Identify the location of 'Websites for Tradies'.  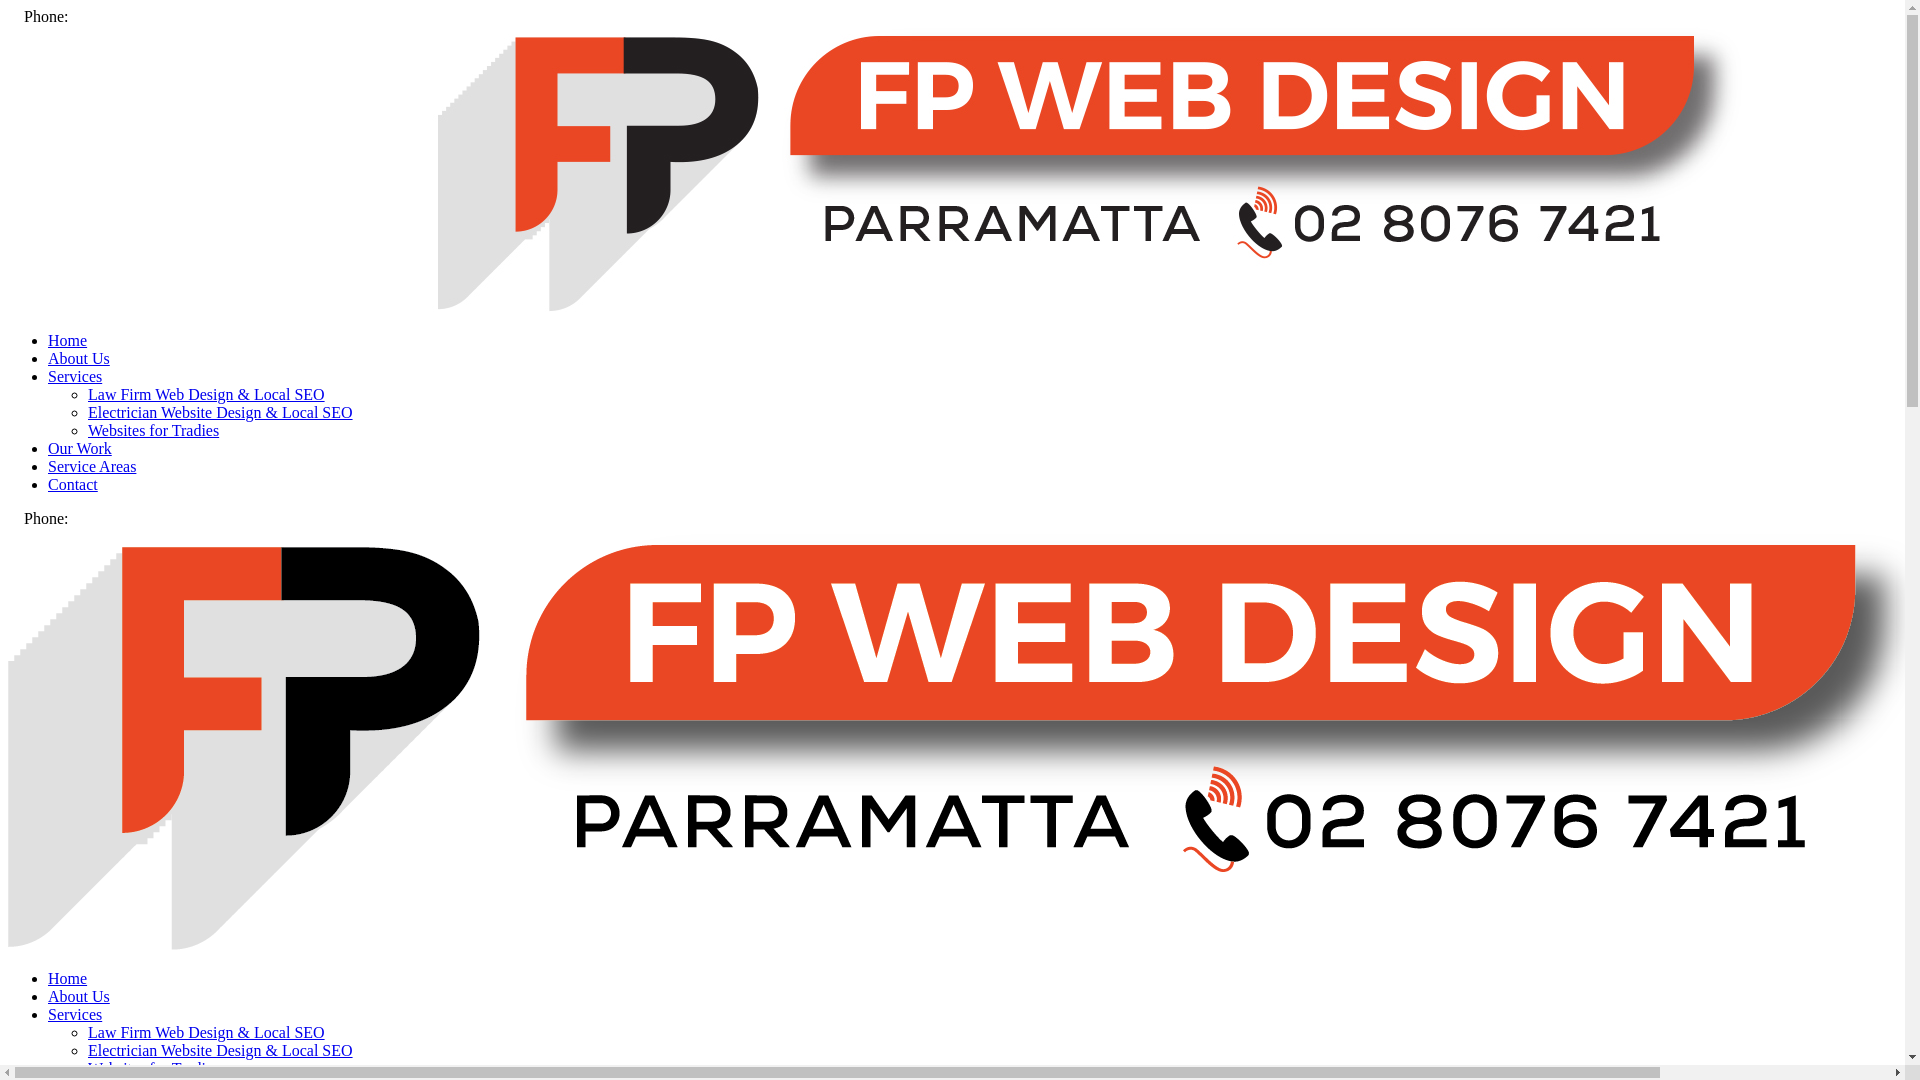
(152, 429).